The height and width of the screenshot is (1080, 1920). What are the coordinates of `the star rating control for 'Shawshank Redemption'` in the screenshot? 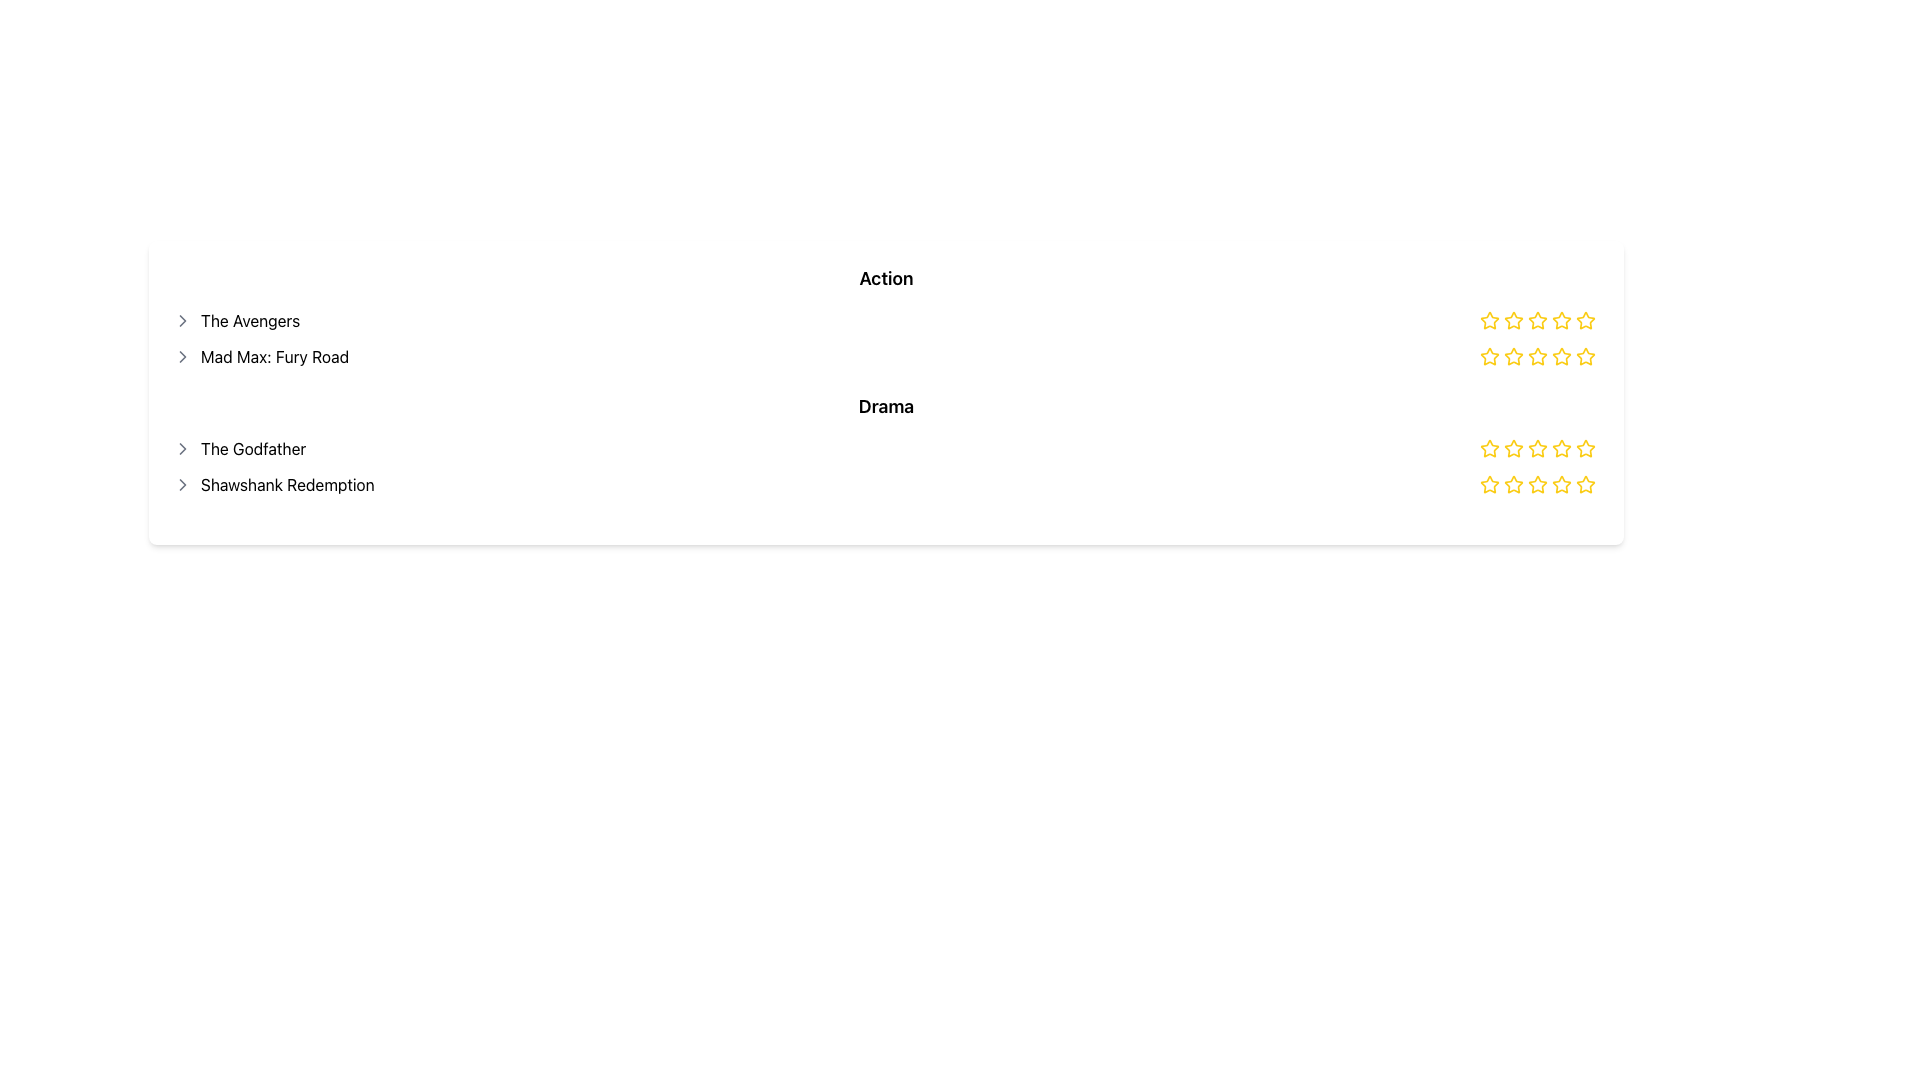 It's located at (1539, 485).